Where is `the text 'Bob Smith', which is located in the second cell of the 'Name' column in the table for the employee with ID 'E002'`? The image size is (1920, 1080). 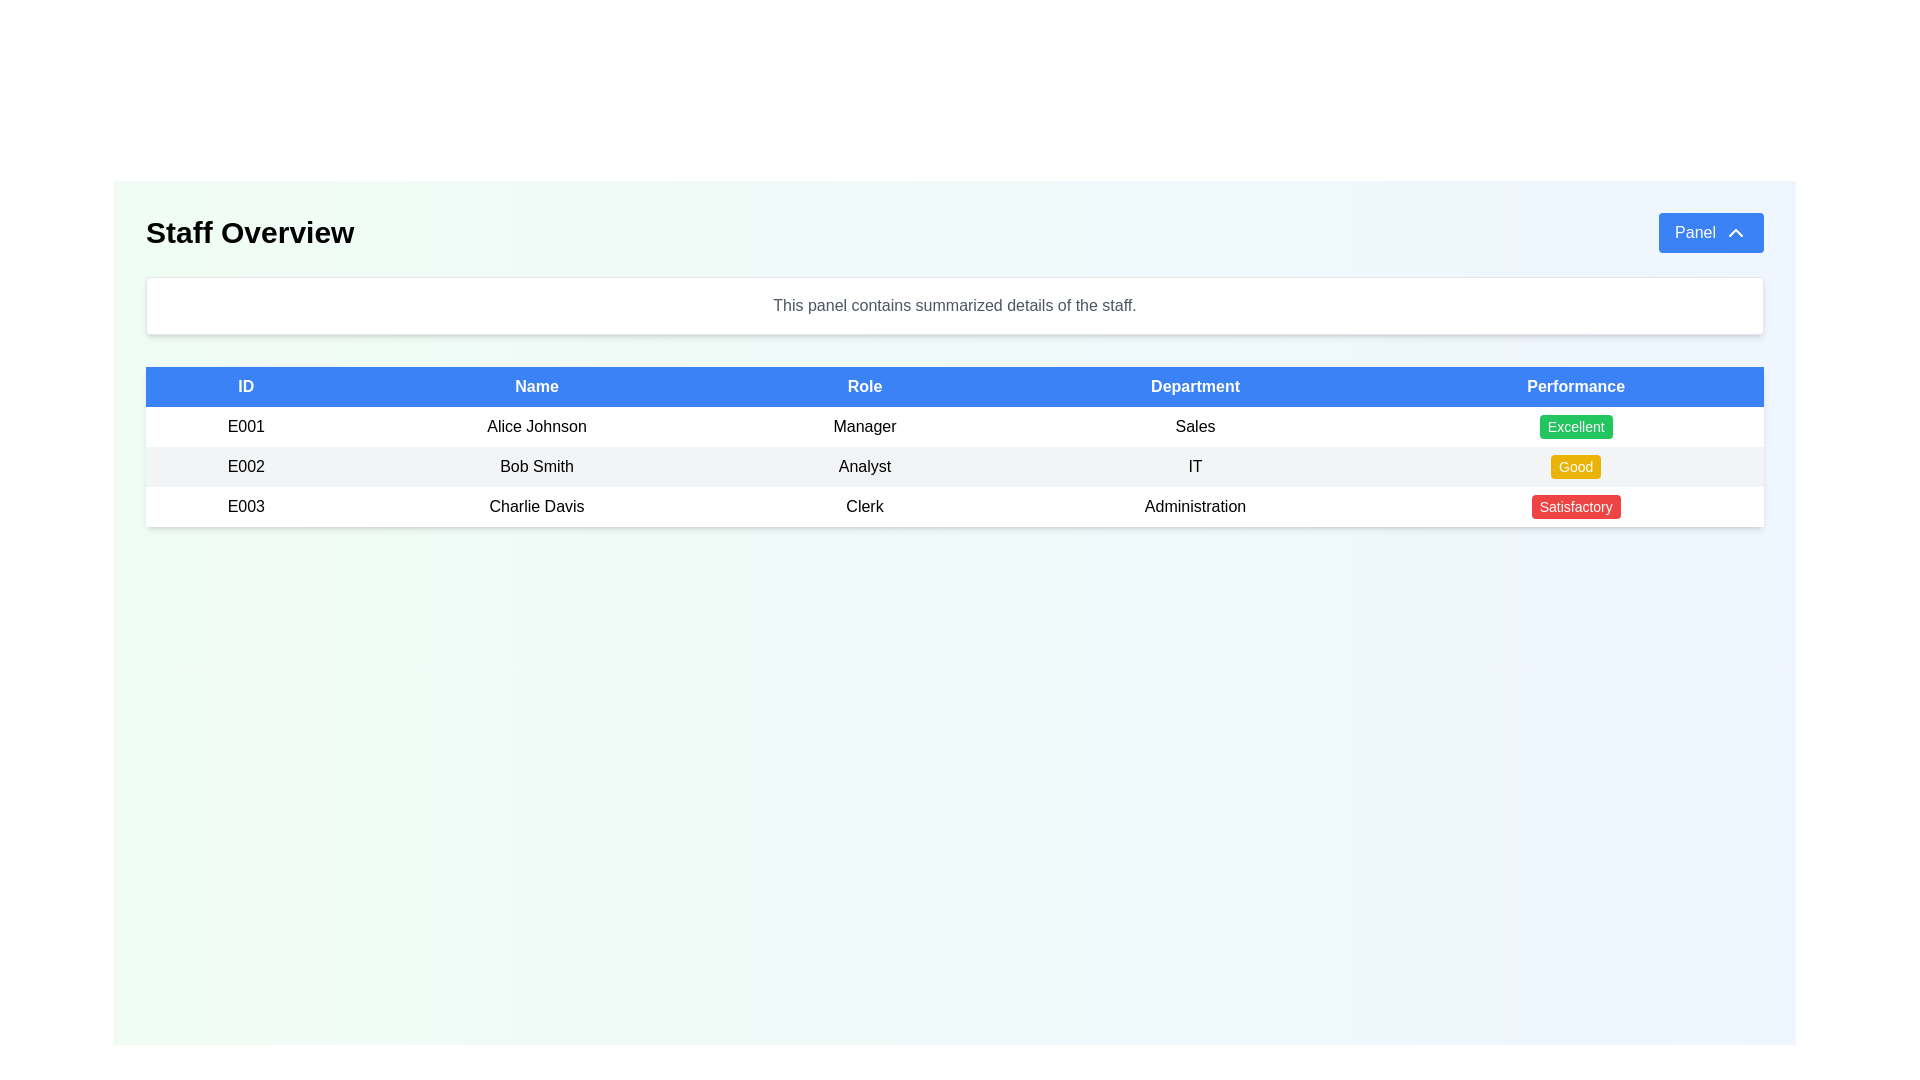 the text 'Bob Smith', which is located in the second cell of the 'Name' column in the table for the employee with ID 'E002' is located at coordinates (537, 466).